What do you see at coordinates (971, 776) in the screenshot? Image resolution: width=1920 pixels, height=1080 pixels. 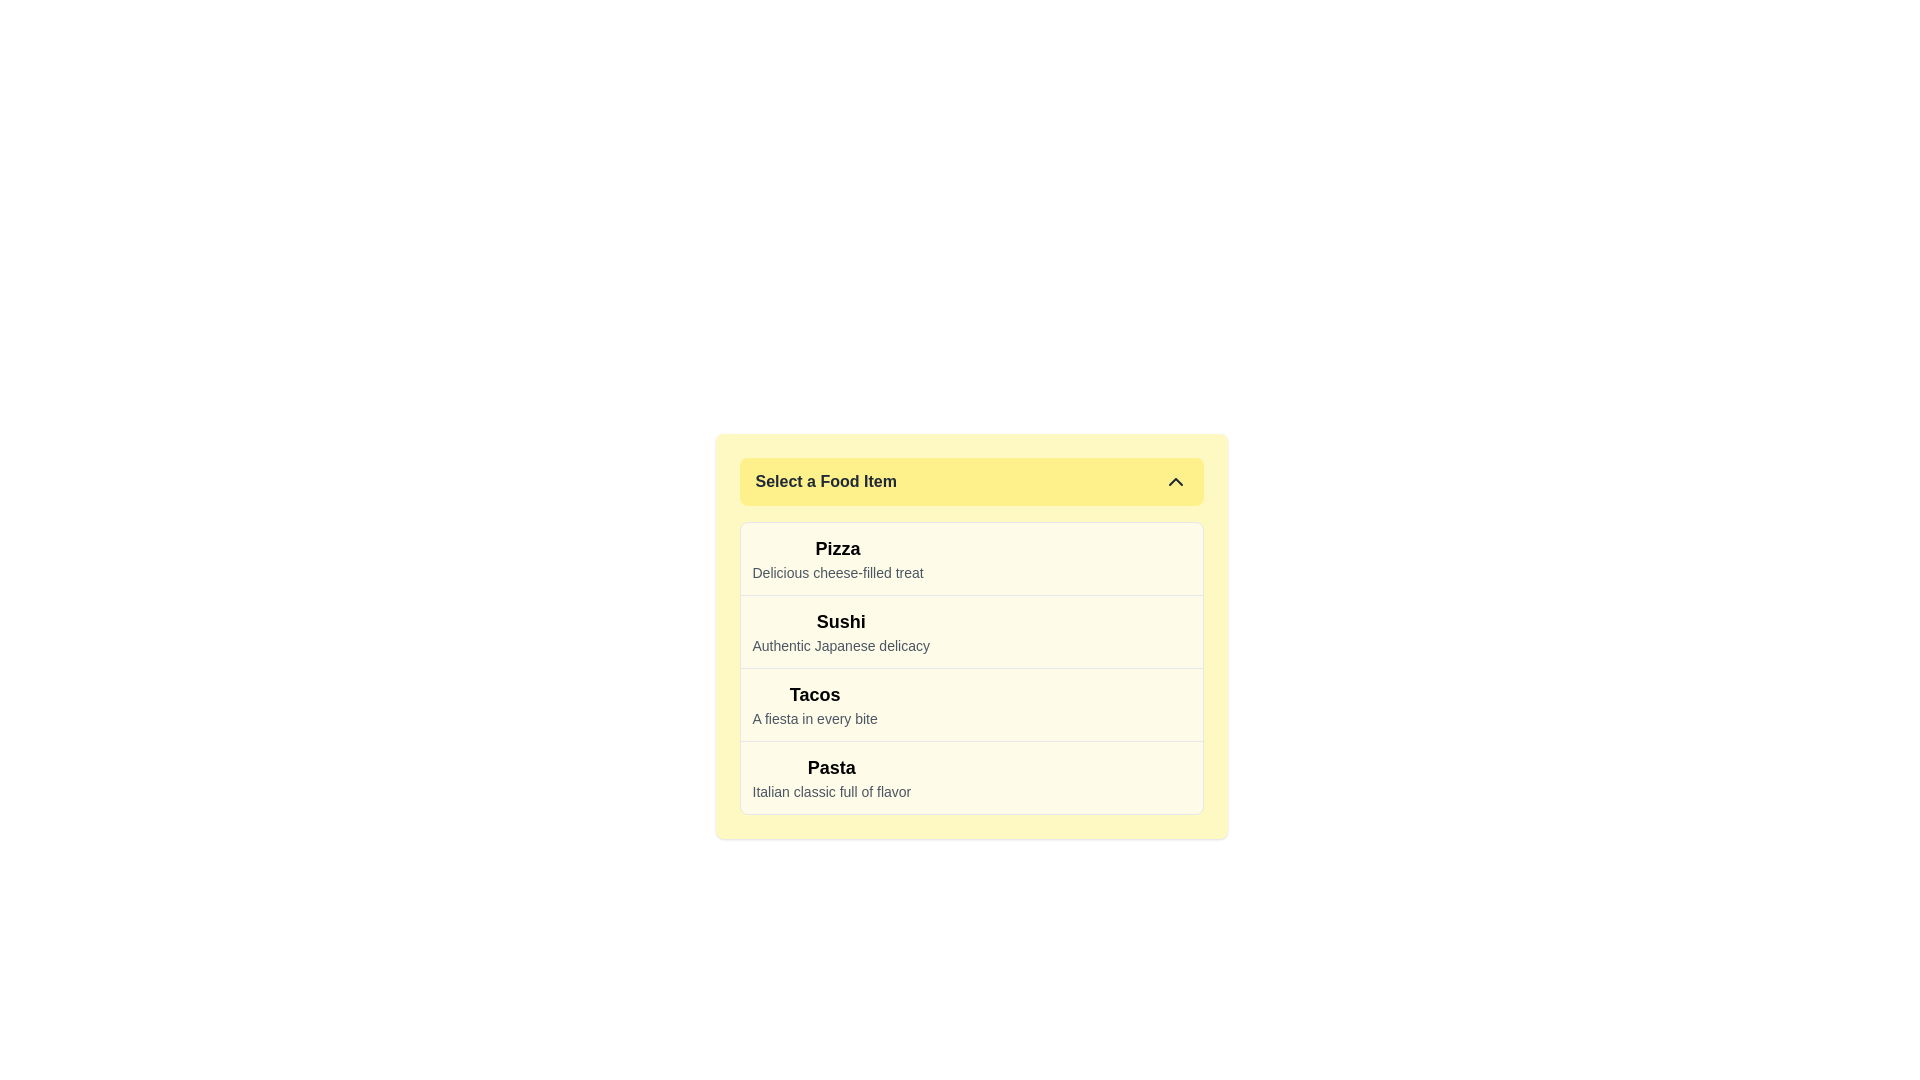 I see `the list item with the title 'Pasta' and description 'Italian classic full of flavor'` at bounding box center [971, 776].